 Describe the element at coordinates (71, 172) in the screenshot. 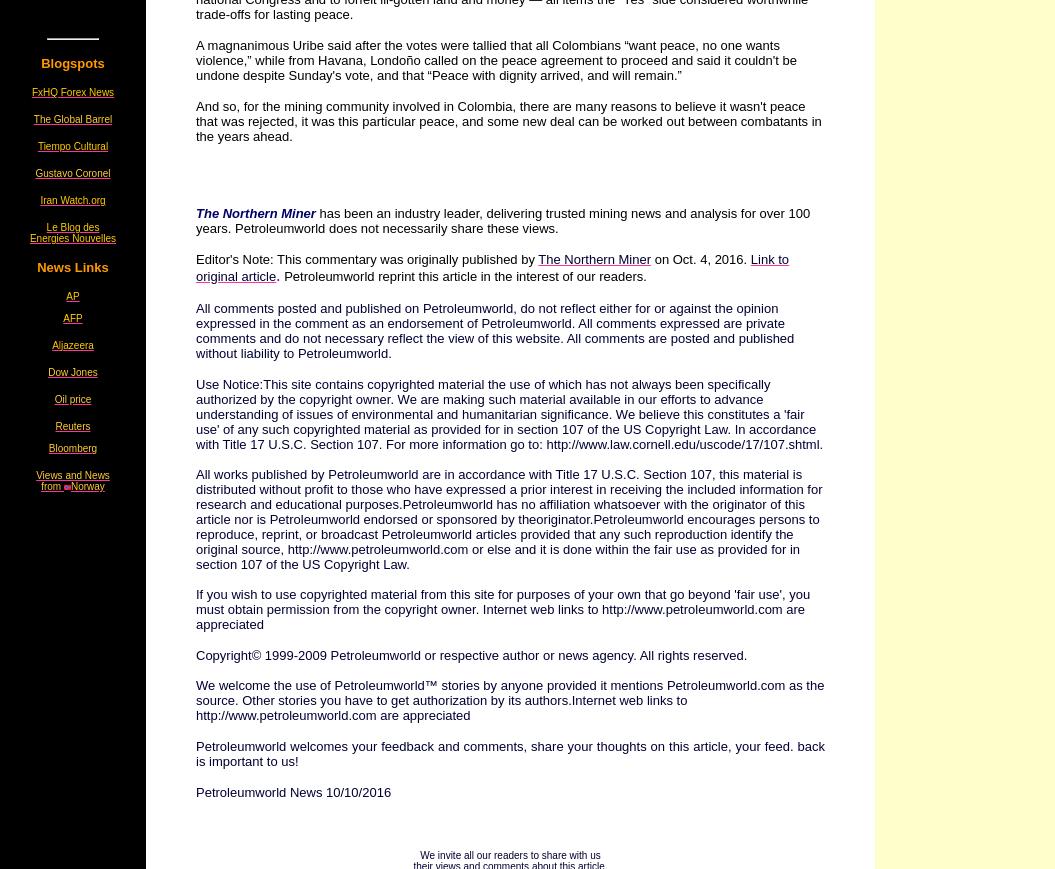

I see `'Gustavo Coronel'` at that location.